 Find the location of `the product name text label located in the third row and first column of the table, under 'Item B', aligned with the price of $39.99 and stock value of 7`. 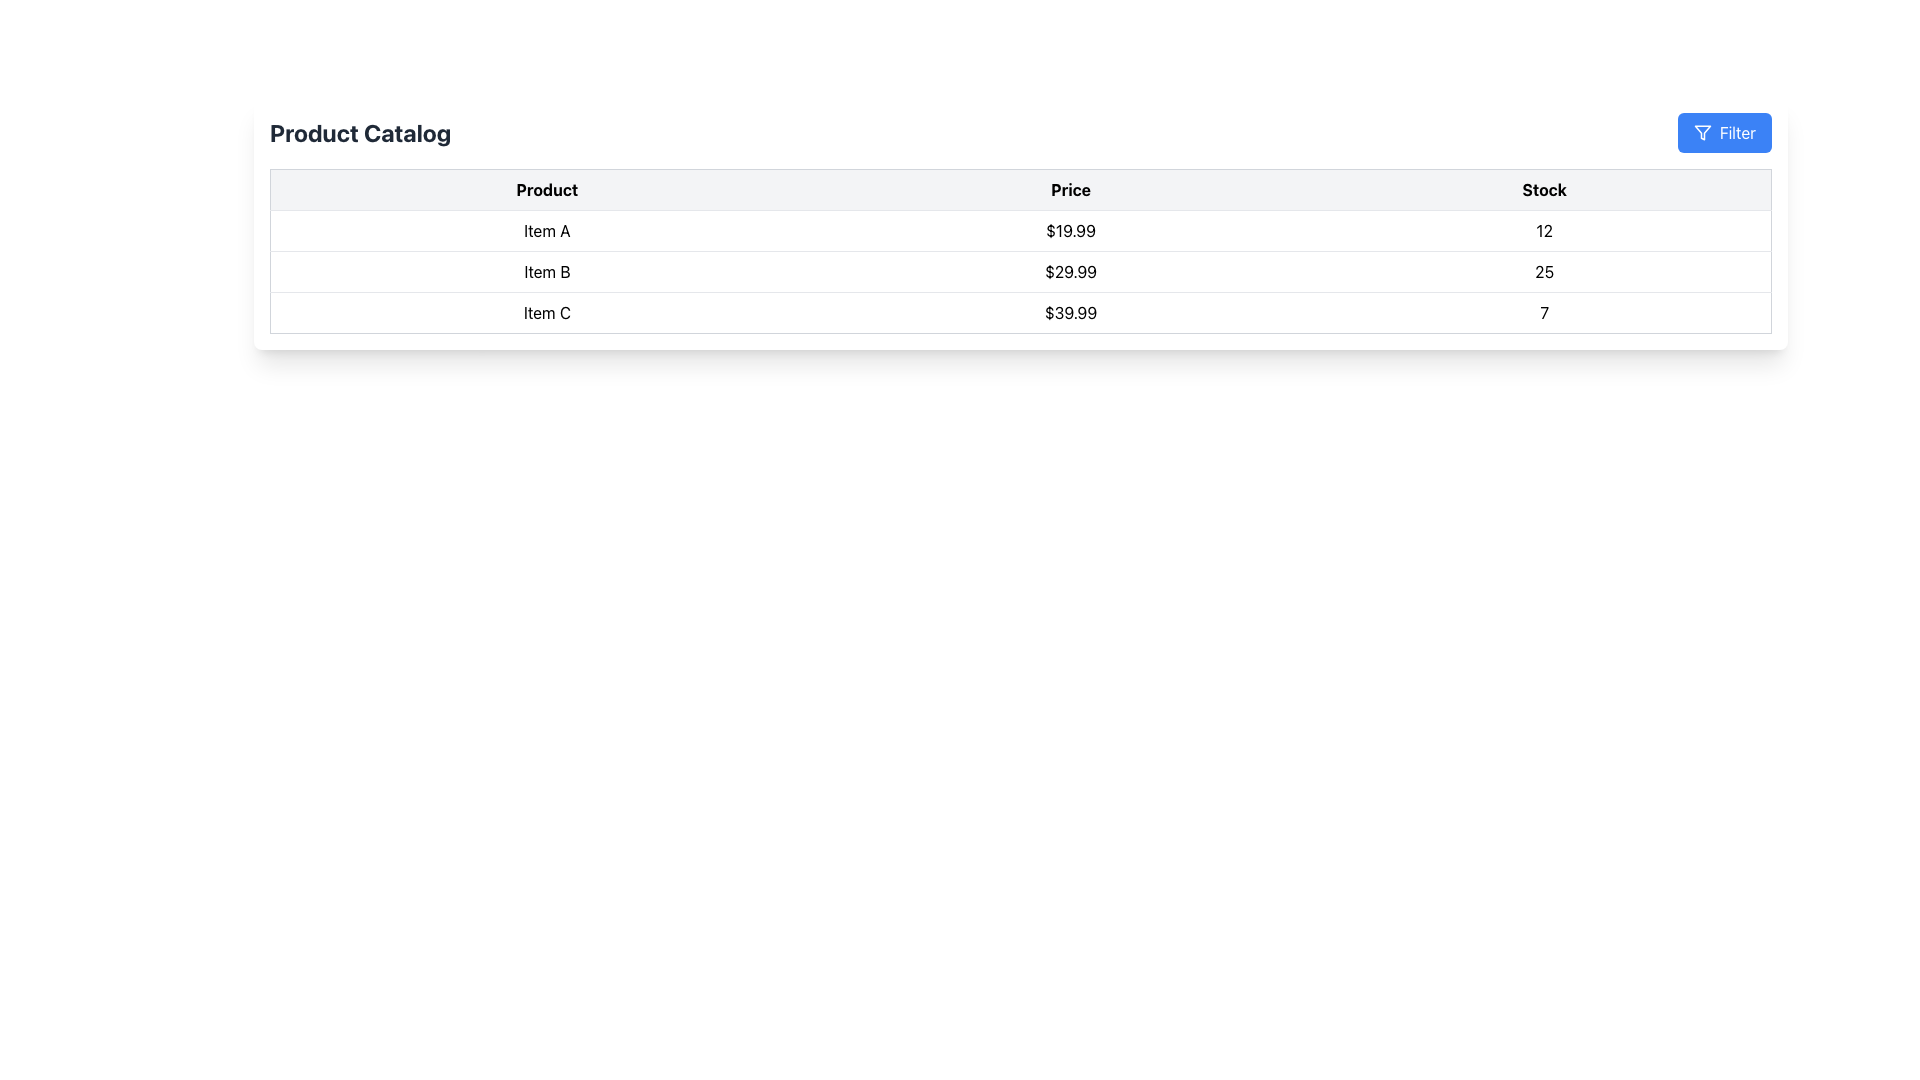

the product name text label located in the third row and first column of the table, under 'Item B', aligned with the price of $39.99 and stock value of 7 is located at coordinates (547, 312).